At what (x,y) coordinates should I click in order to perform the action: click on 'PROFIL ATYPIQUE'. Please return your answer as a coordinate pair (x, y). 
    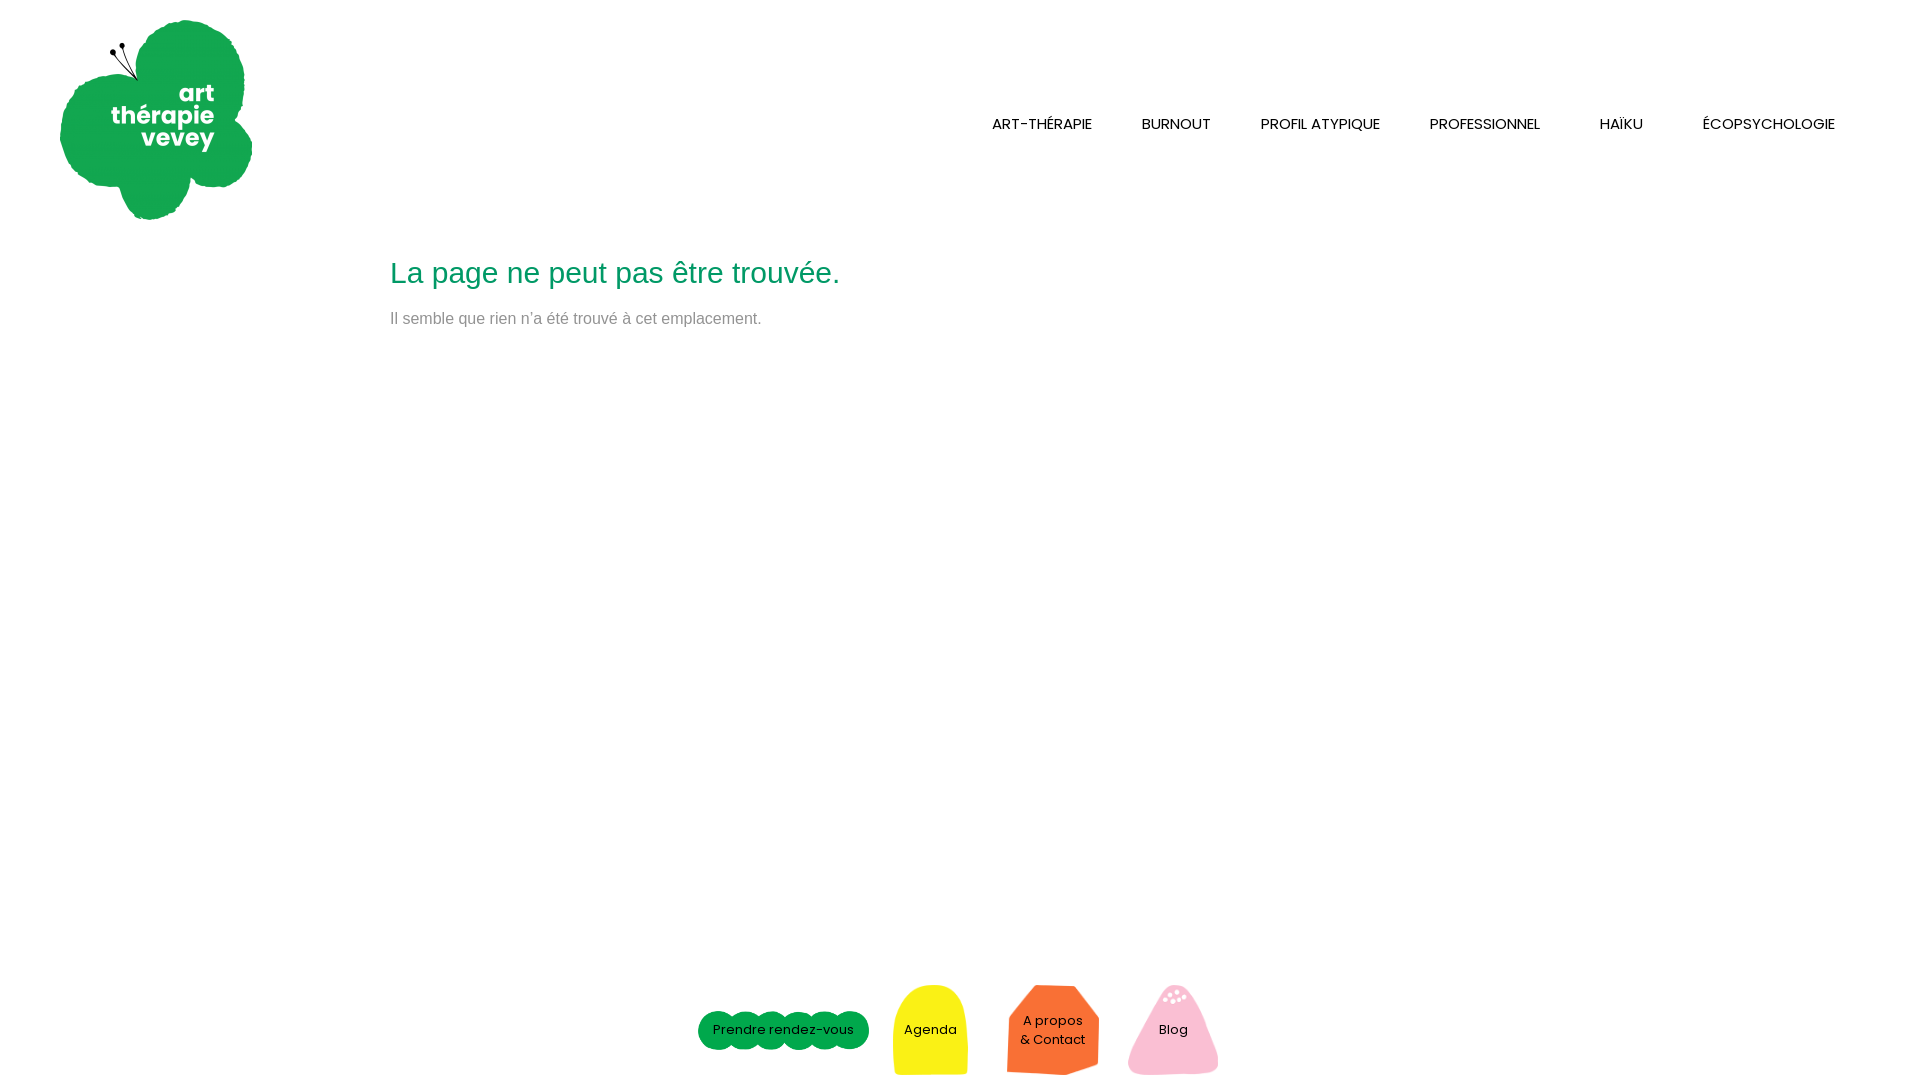
    Looking at the image, I should click on (1320, 123).